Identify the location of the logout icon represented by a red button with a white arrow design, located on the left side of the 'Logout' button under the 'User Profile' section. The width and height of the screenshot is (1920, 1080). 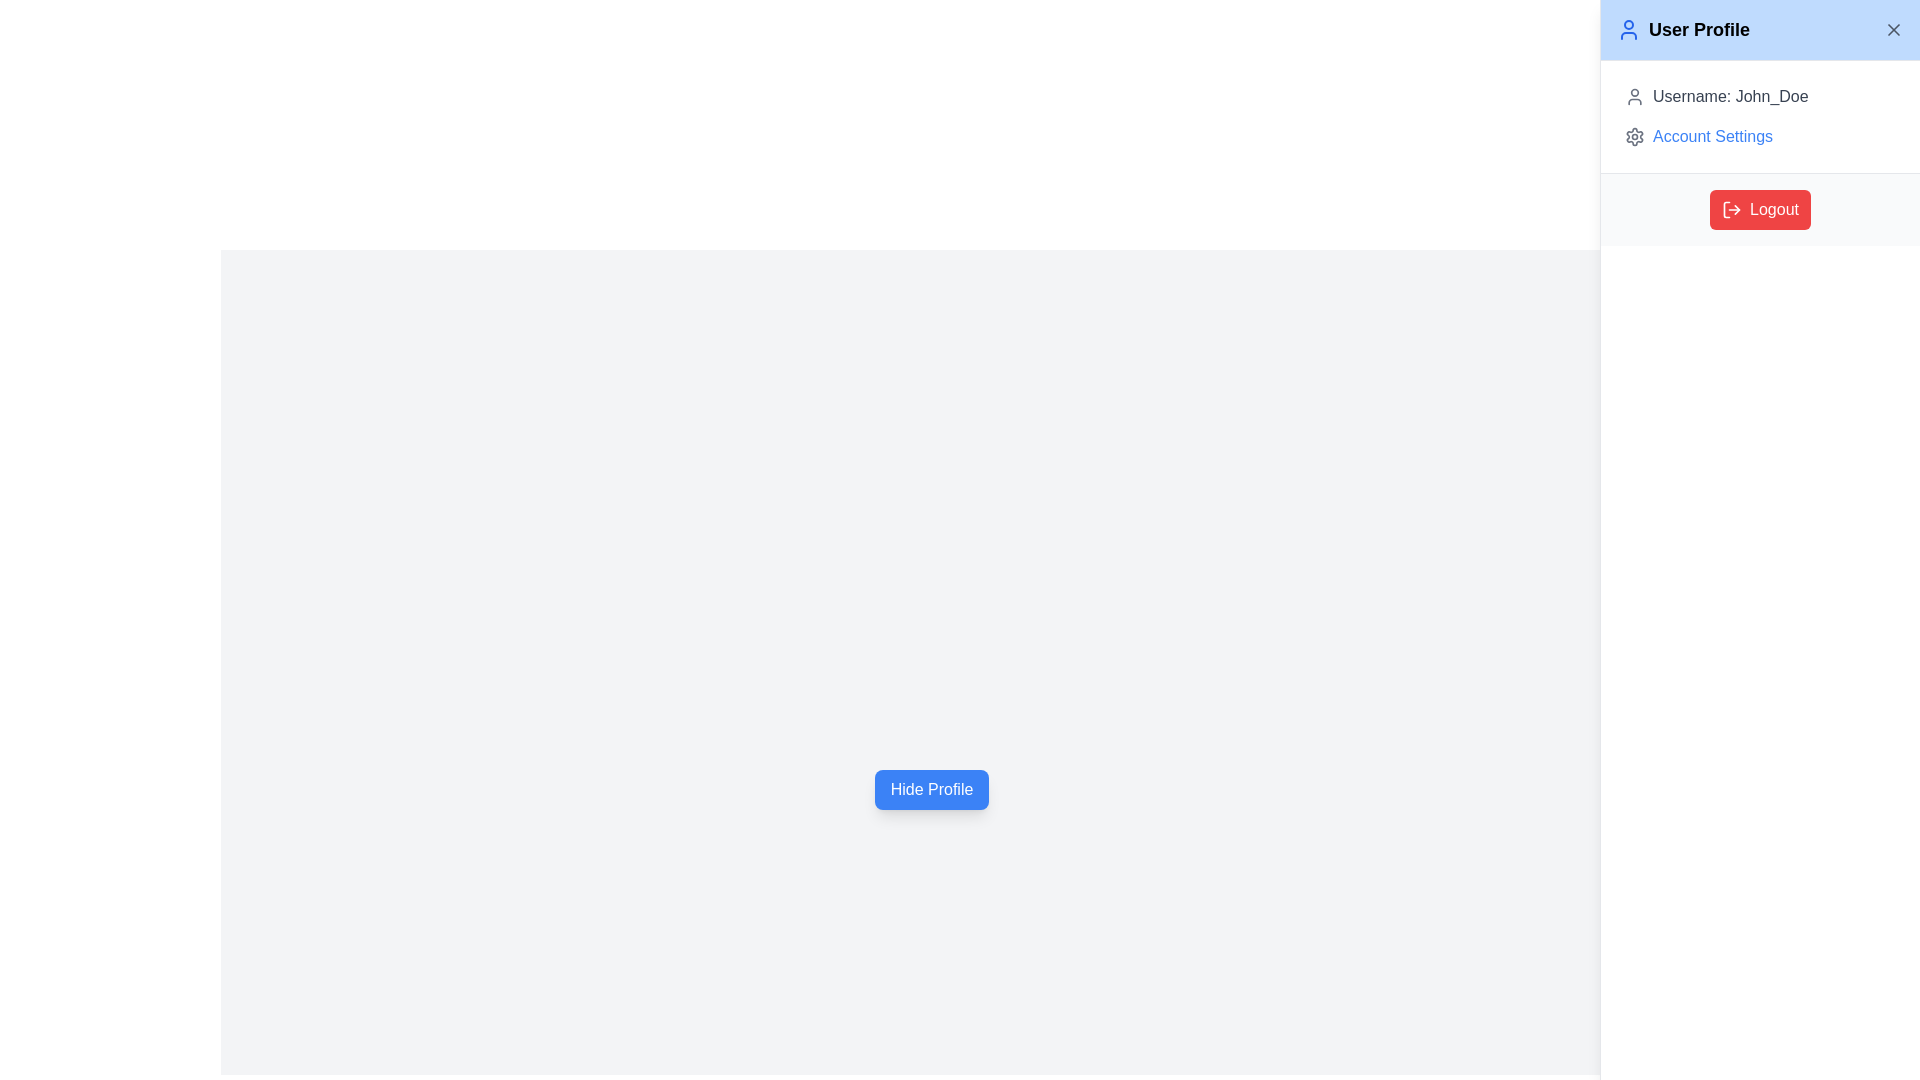
(1731, 209).